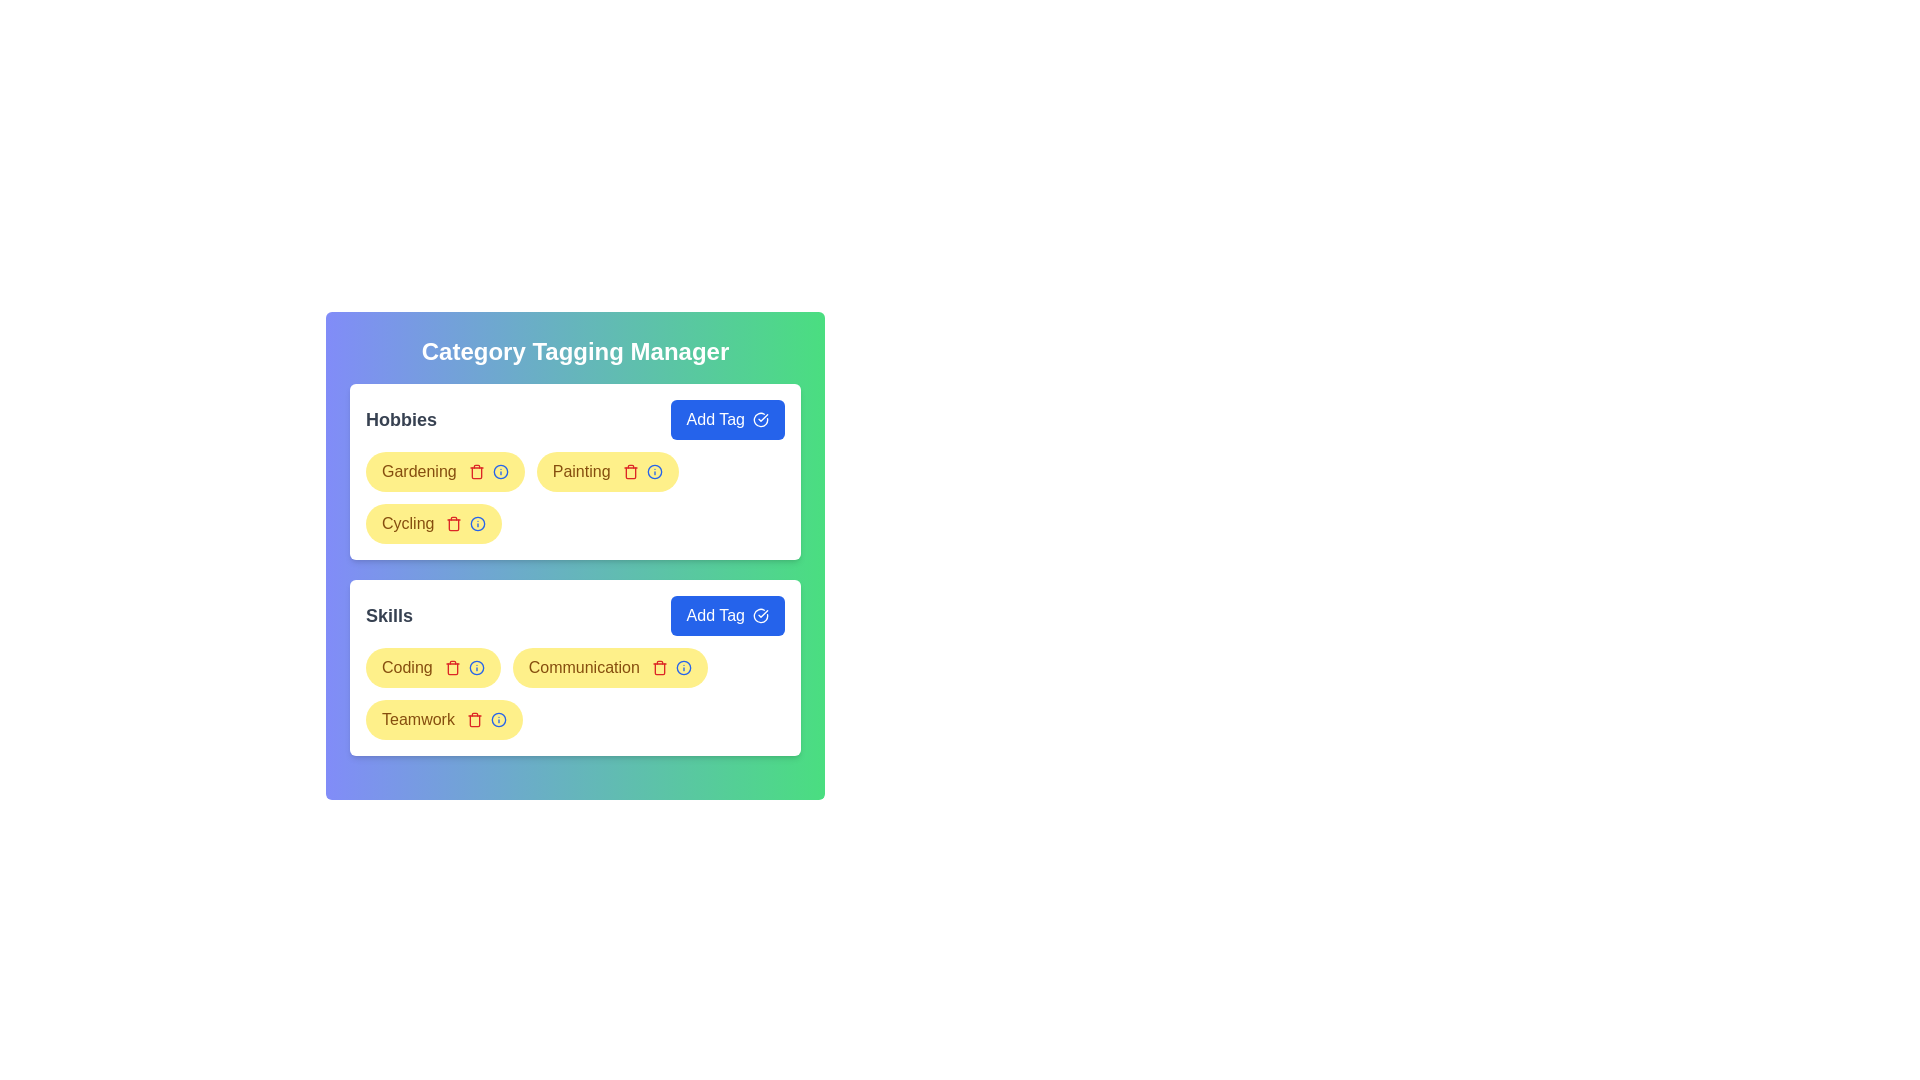  I want to click on the Tooltip icon located in the third row of the 'Hobbies' category in the 'Category Tagging Manager' interface, so click(477, 523).